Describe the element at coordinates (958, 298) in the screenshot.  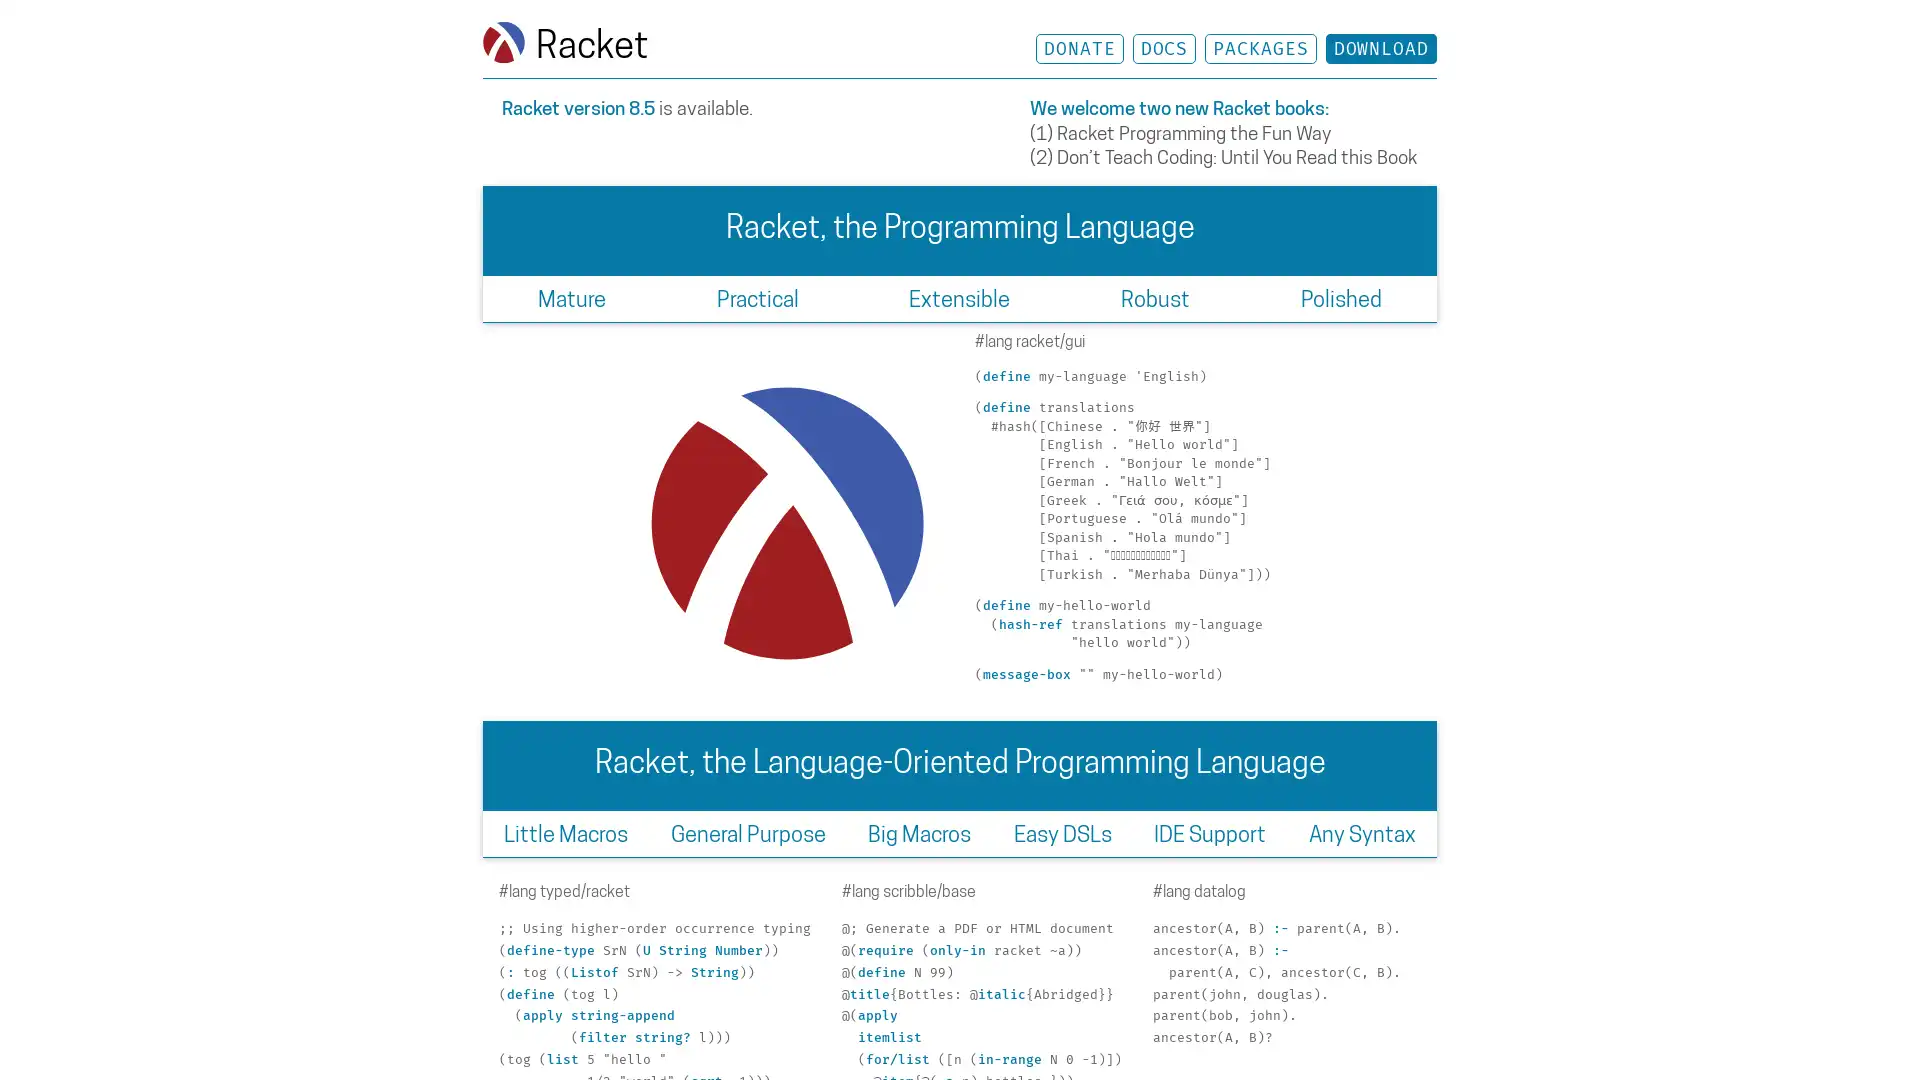
I see `Extensible` at that location.